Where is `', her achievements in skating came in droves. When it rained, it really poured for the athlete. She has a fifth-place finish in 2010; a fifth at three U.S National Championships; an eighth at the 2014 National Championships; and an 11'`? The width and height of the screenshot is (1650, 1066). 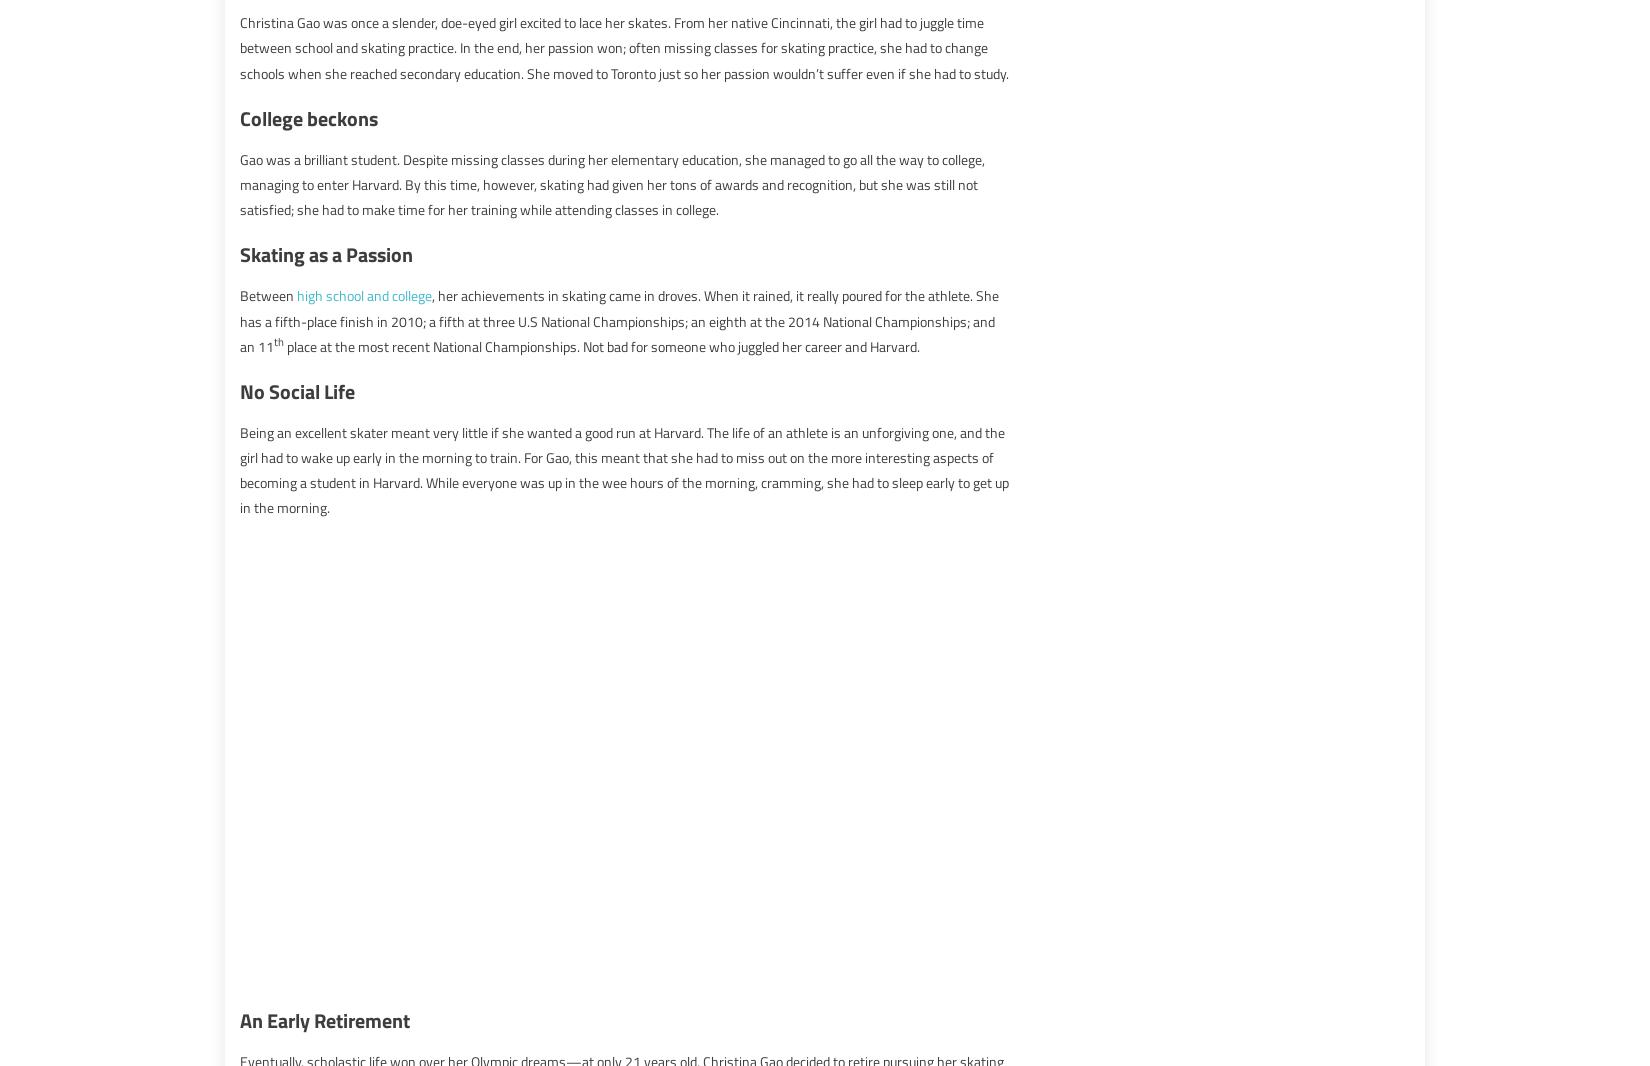
', her achievements in skating came in droves. When it rained, it really poured for the athlete. She has a fifth-place finish in 2010; a fifth at three U.S National Championships; an eighth at the 2014 National Championships; and an 11' is located at coordinates (618, 320).